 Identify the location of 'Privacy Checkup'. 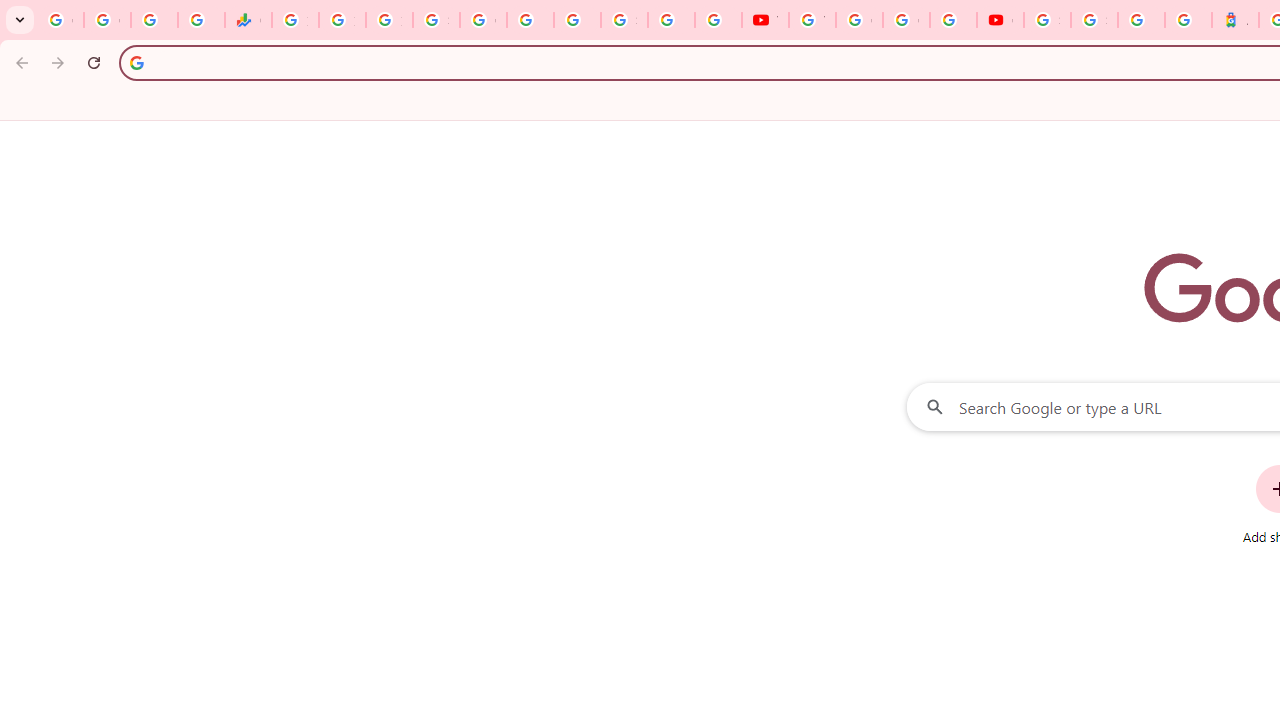
(718, 20).